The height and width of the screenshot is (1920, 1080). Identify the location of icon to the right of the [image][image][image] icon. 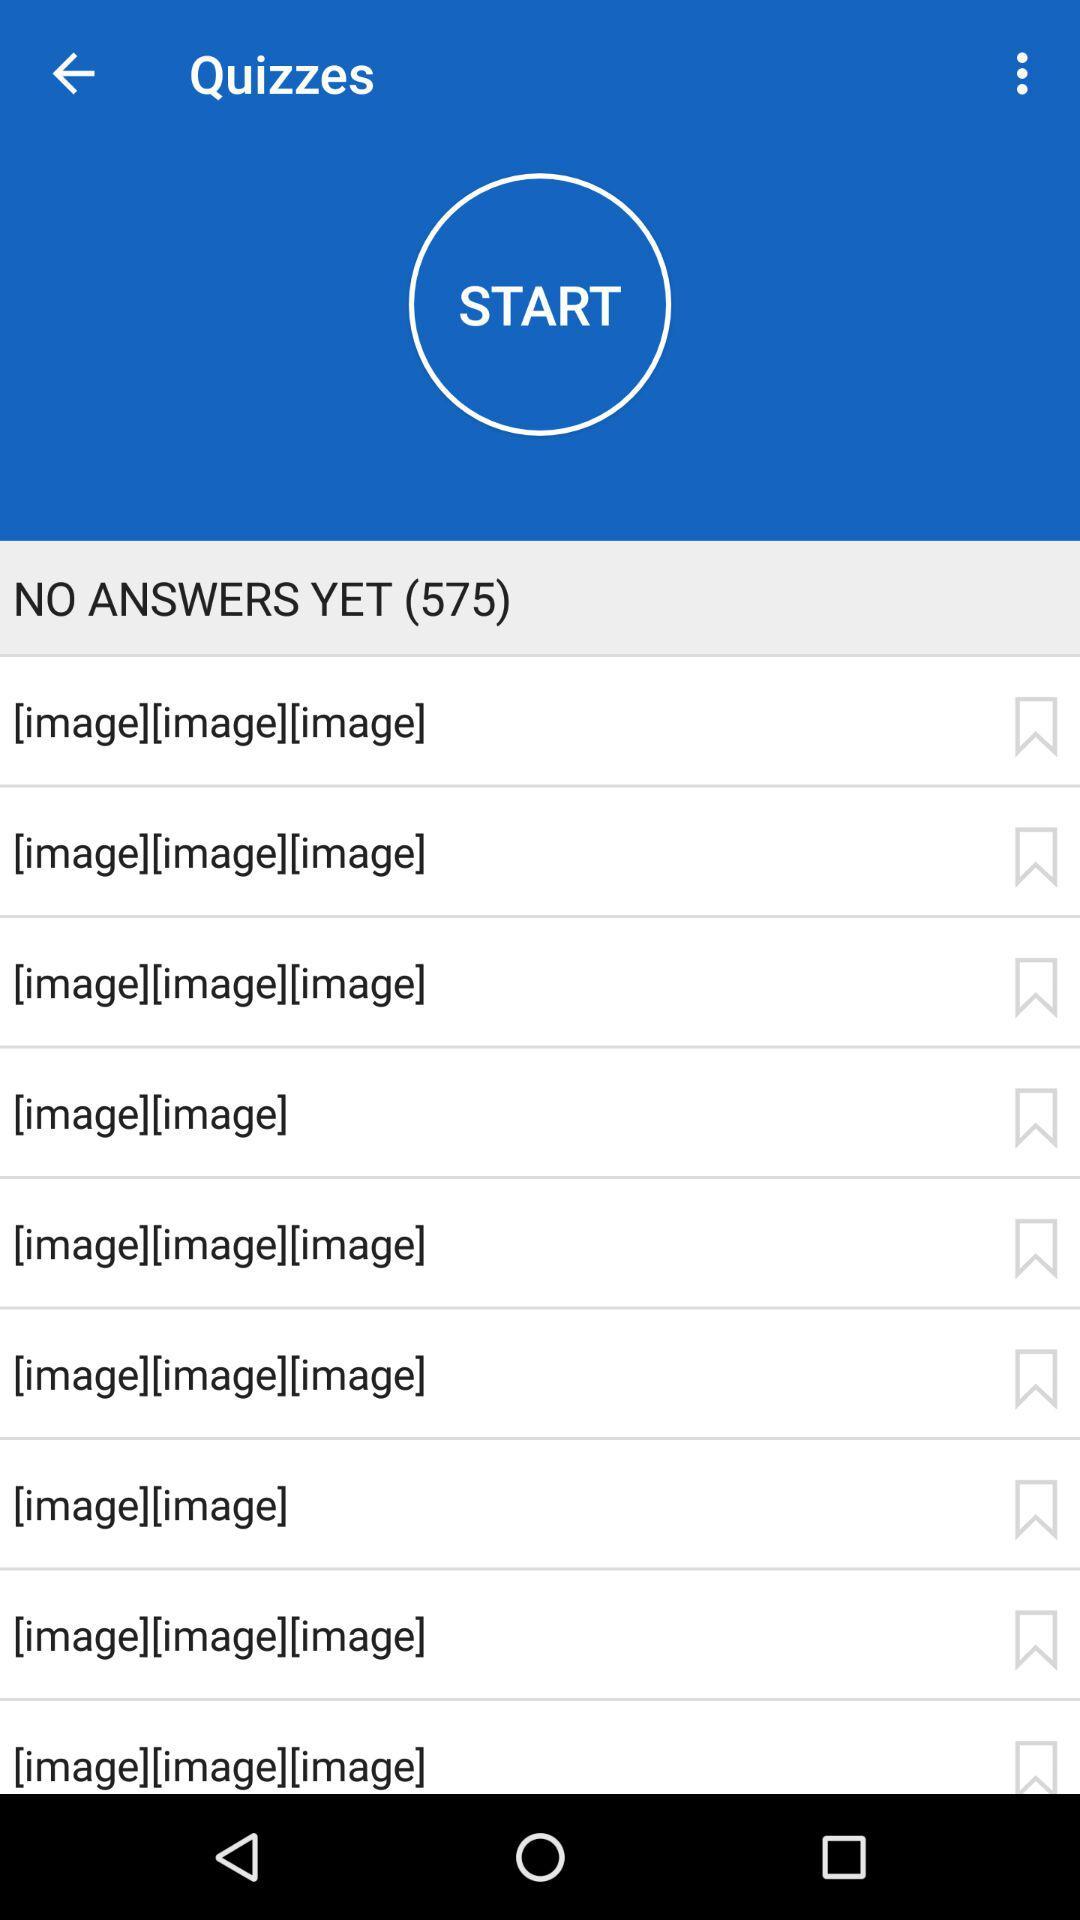
(1035, 1766).